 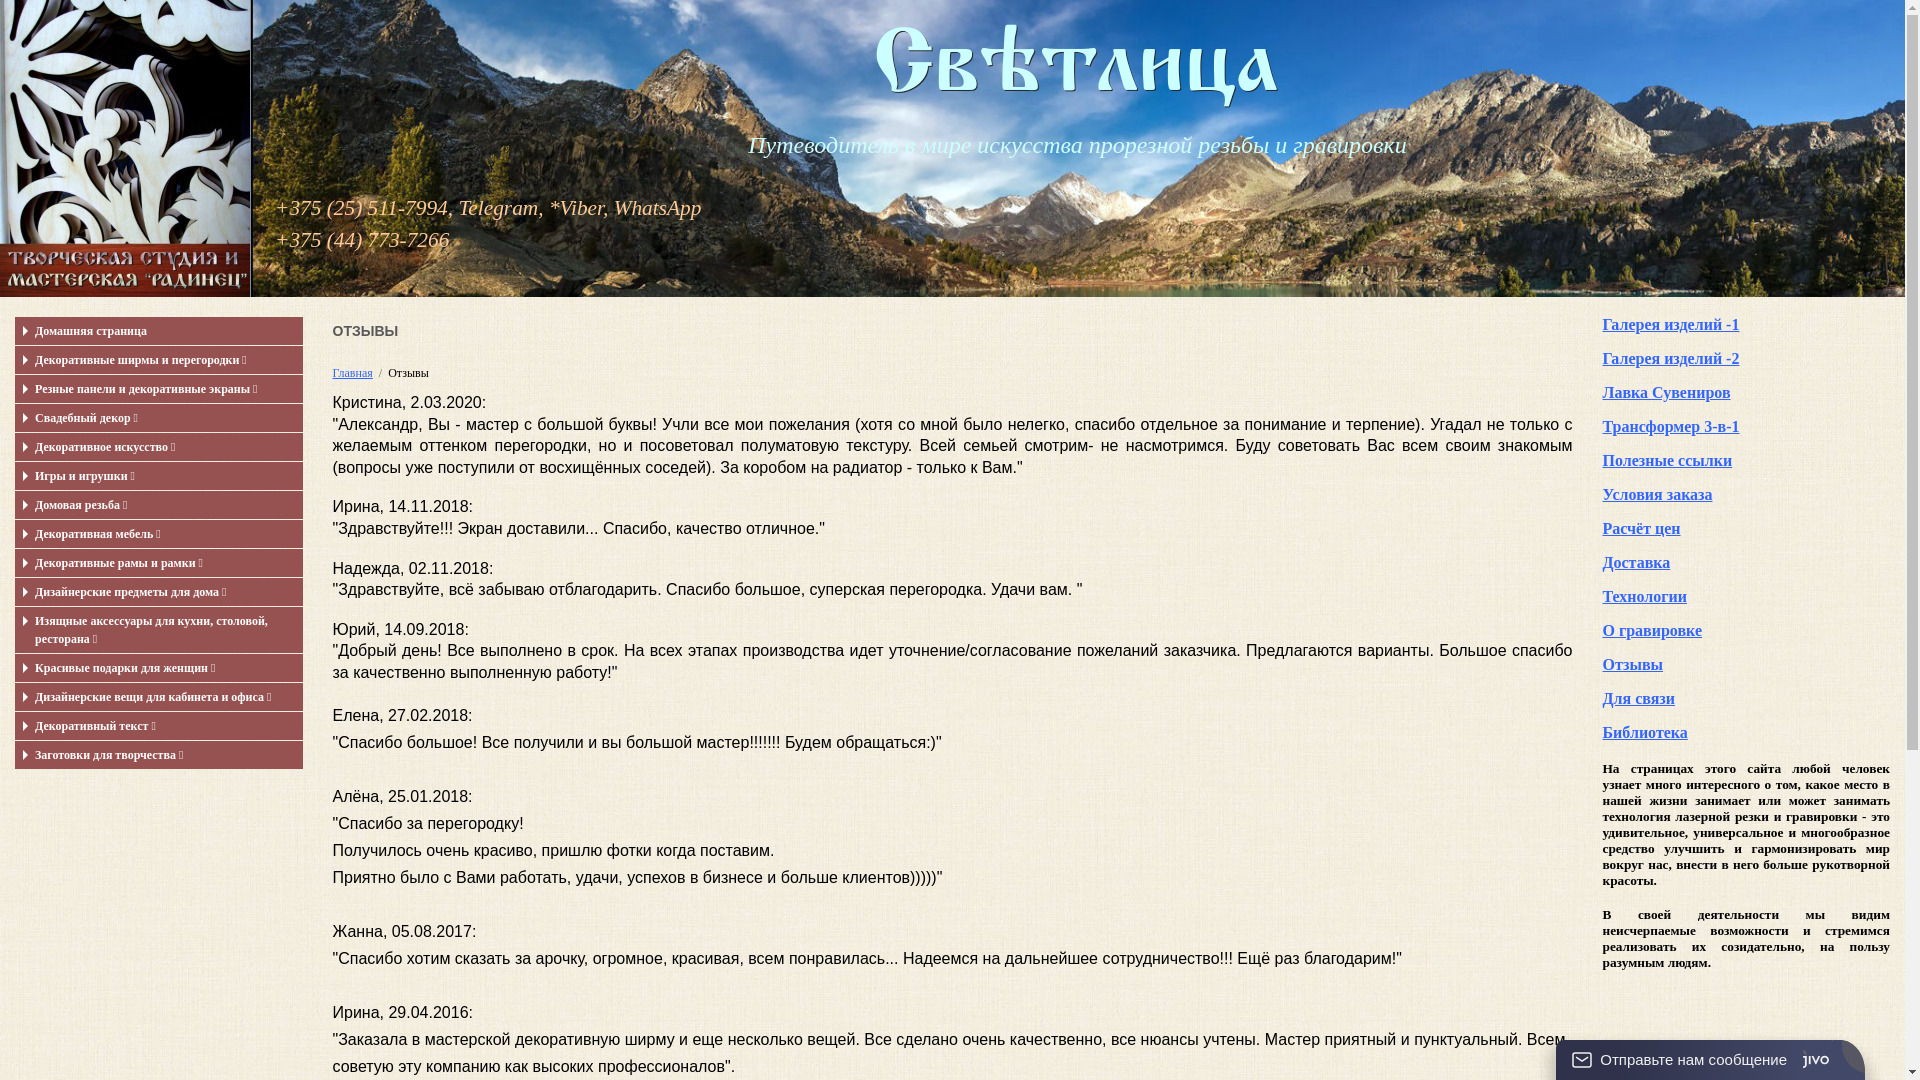 What do you see at coordinates (548, 208) in the screenshot?
I see `'*'` at bounding box center [548, 208].